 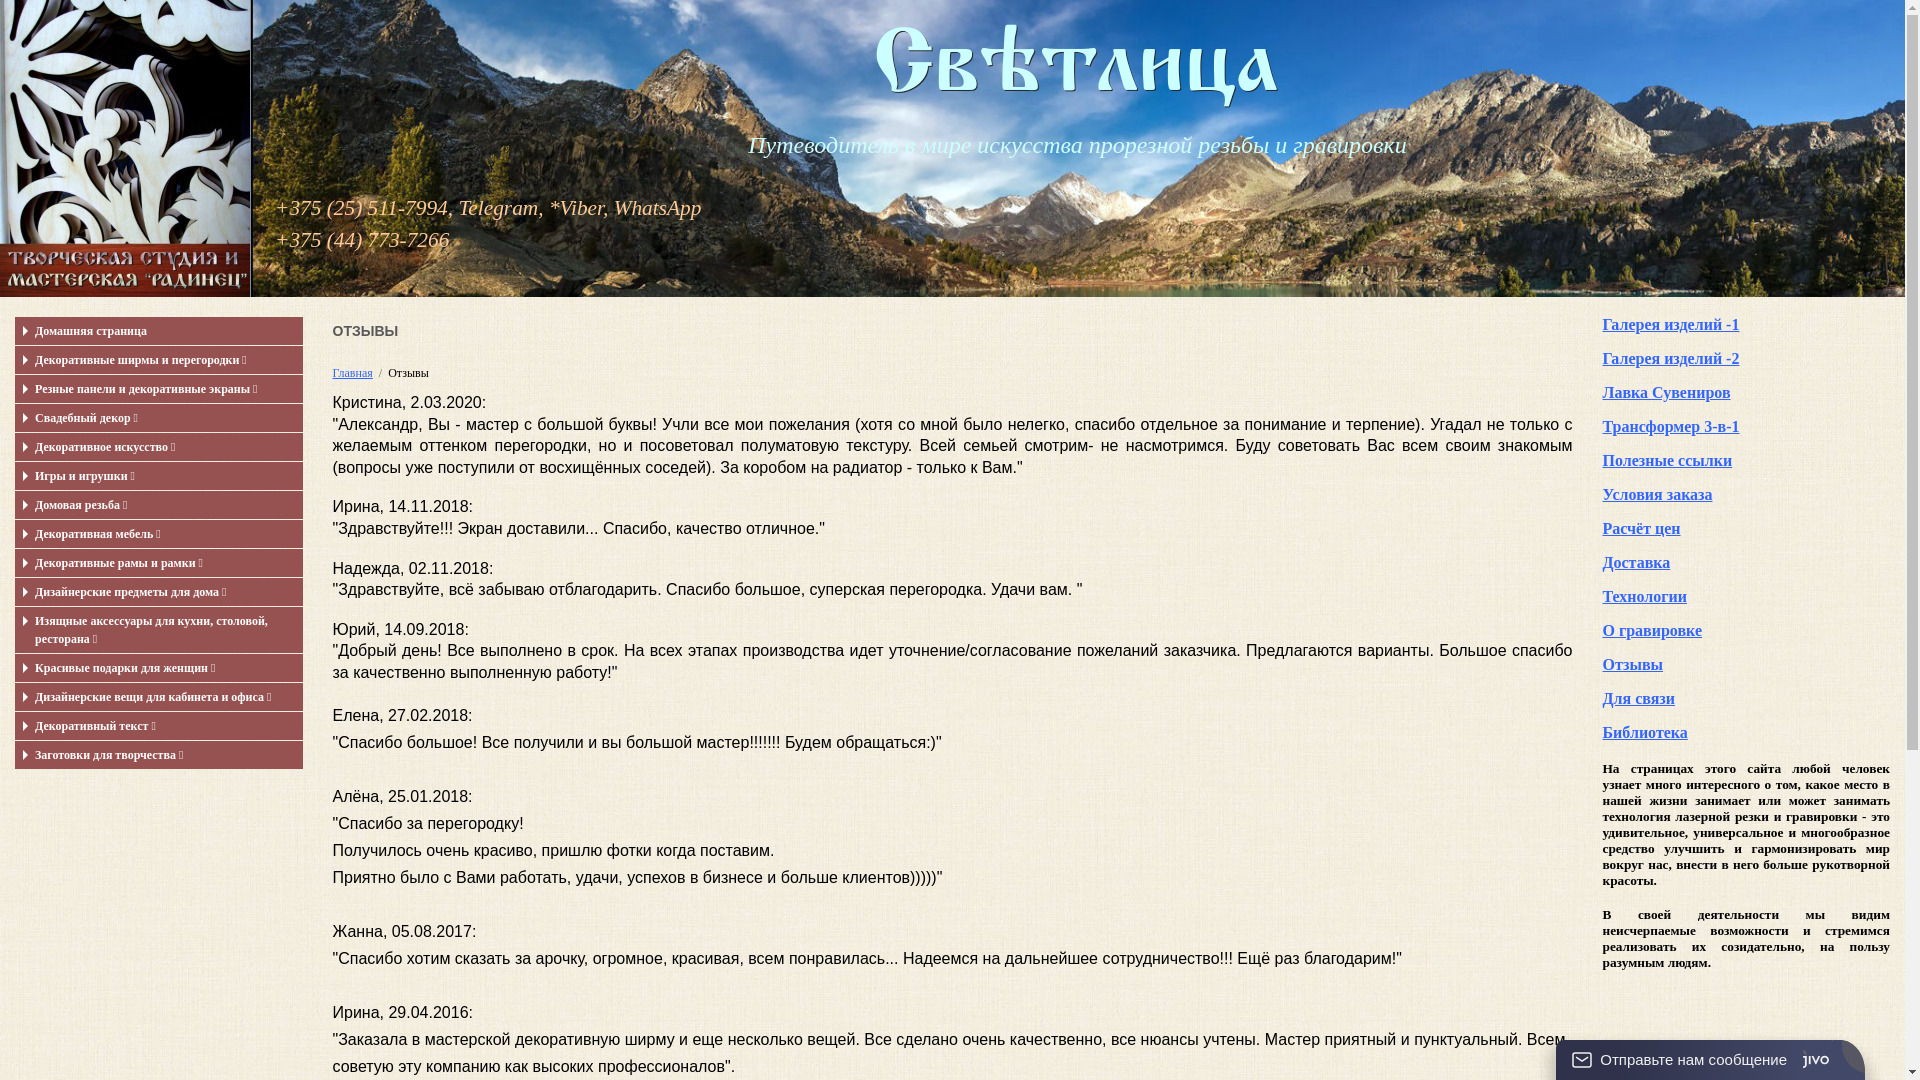 What do you see at coordinates (548, 208) in the screenshot?
I see `'*'` at bounding box center [548, 208].